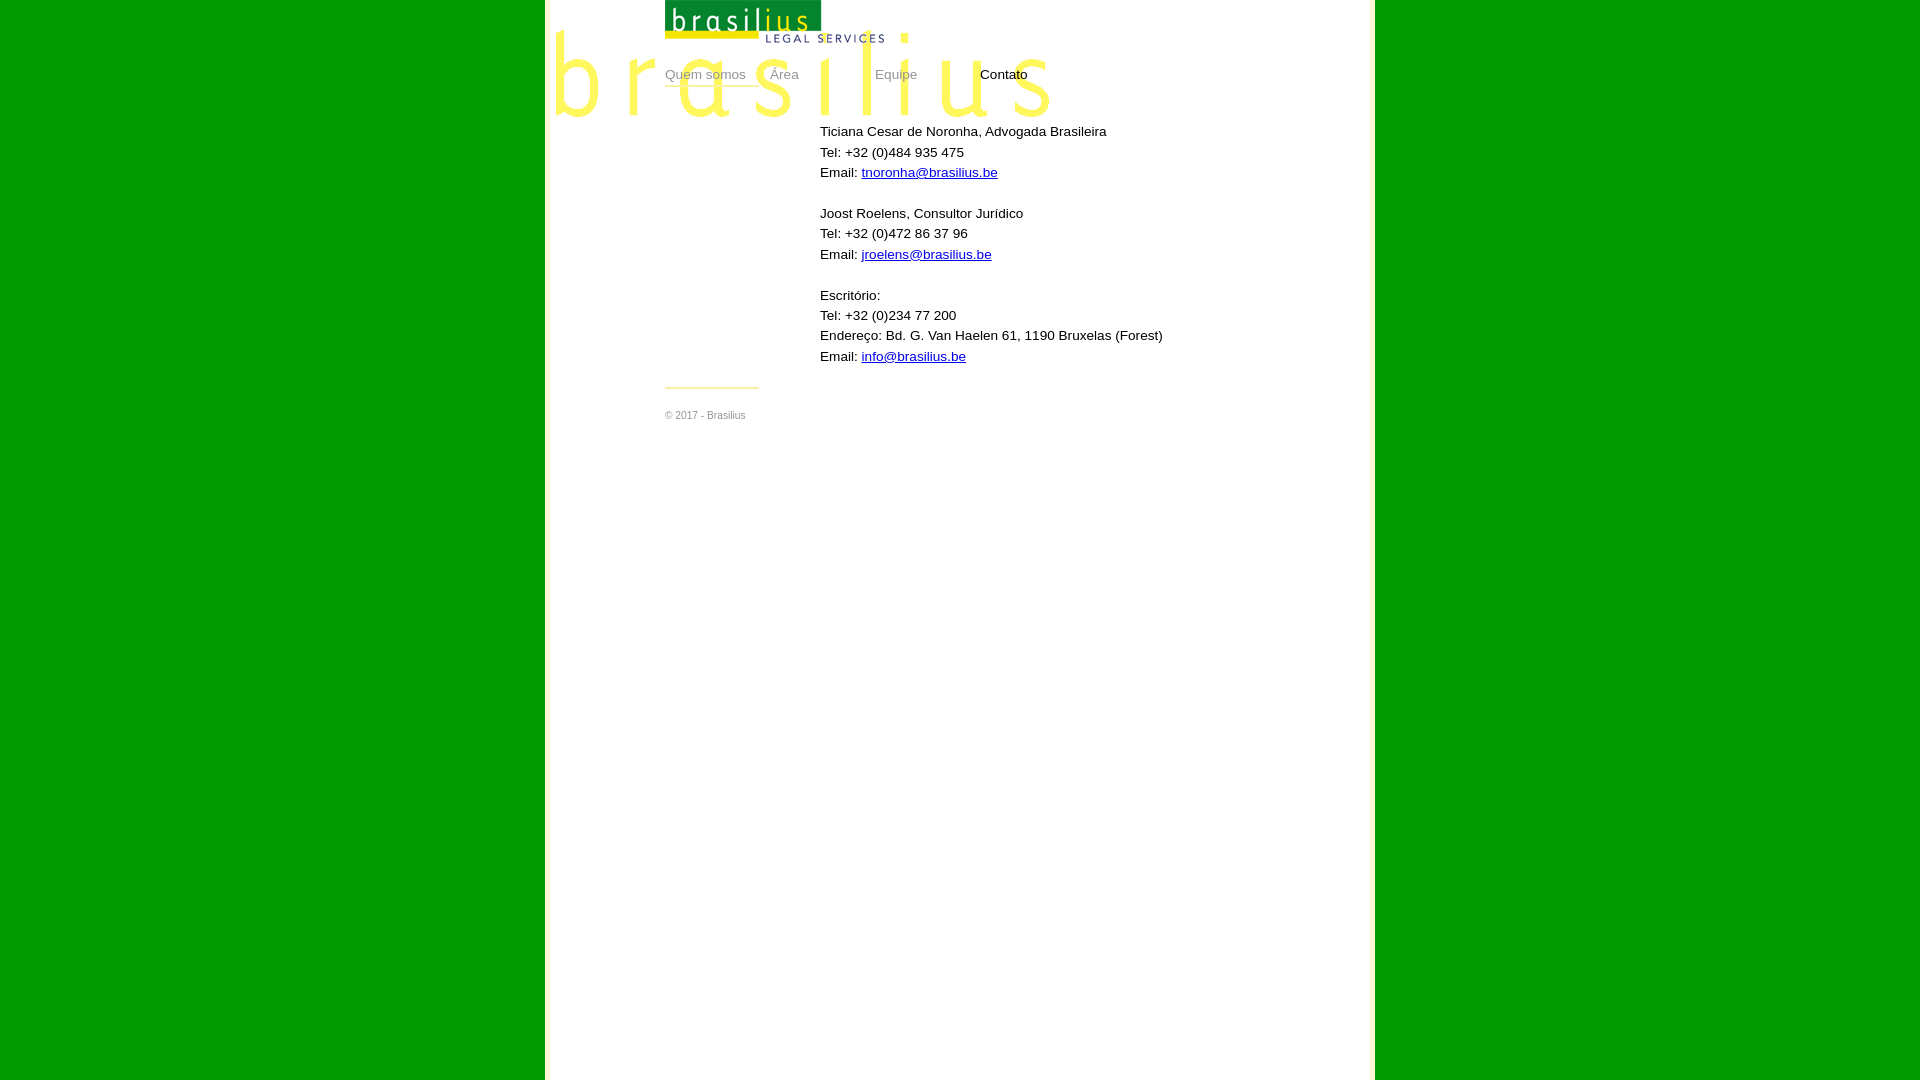 The height and width of the screenshot is (1080, 1920). Describe the element at coordinates (925, 253) in the screenshot. I see `'jroelens@brasilius.be'` at that location.